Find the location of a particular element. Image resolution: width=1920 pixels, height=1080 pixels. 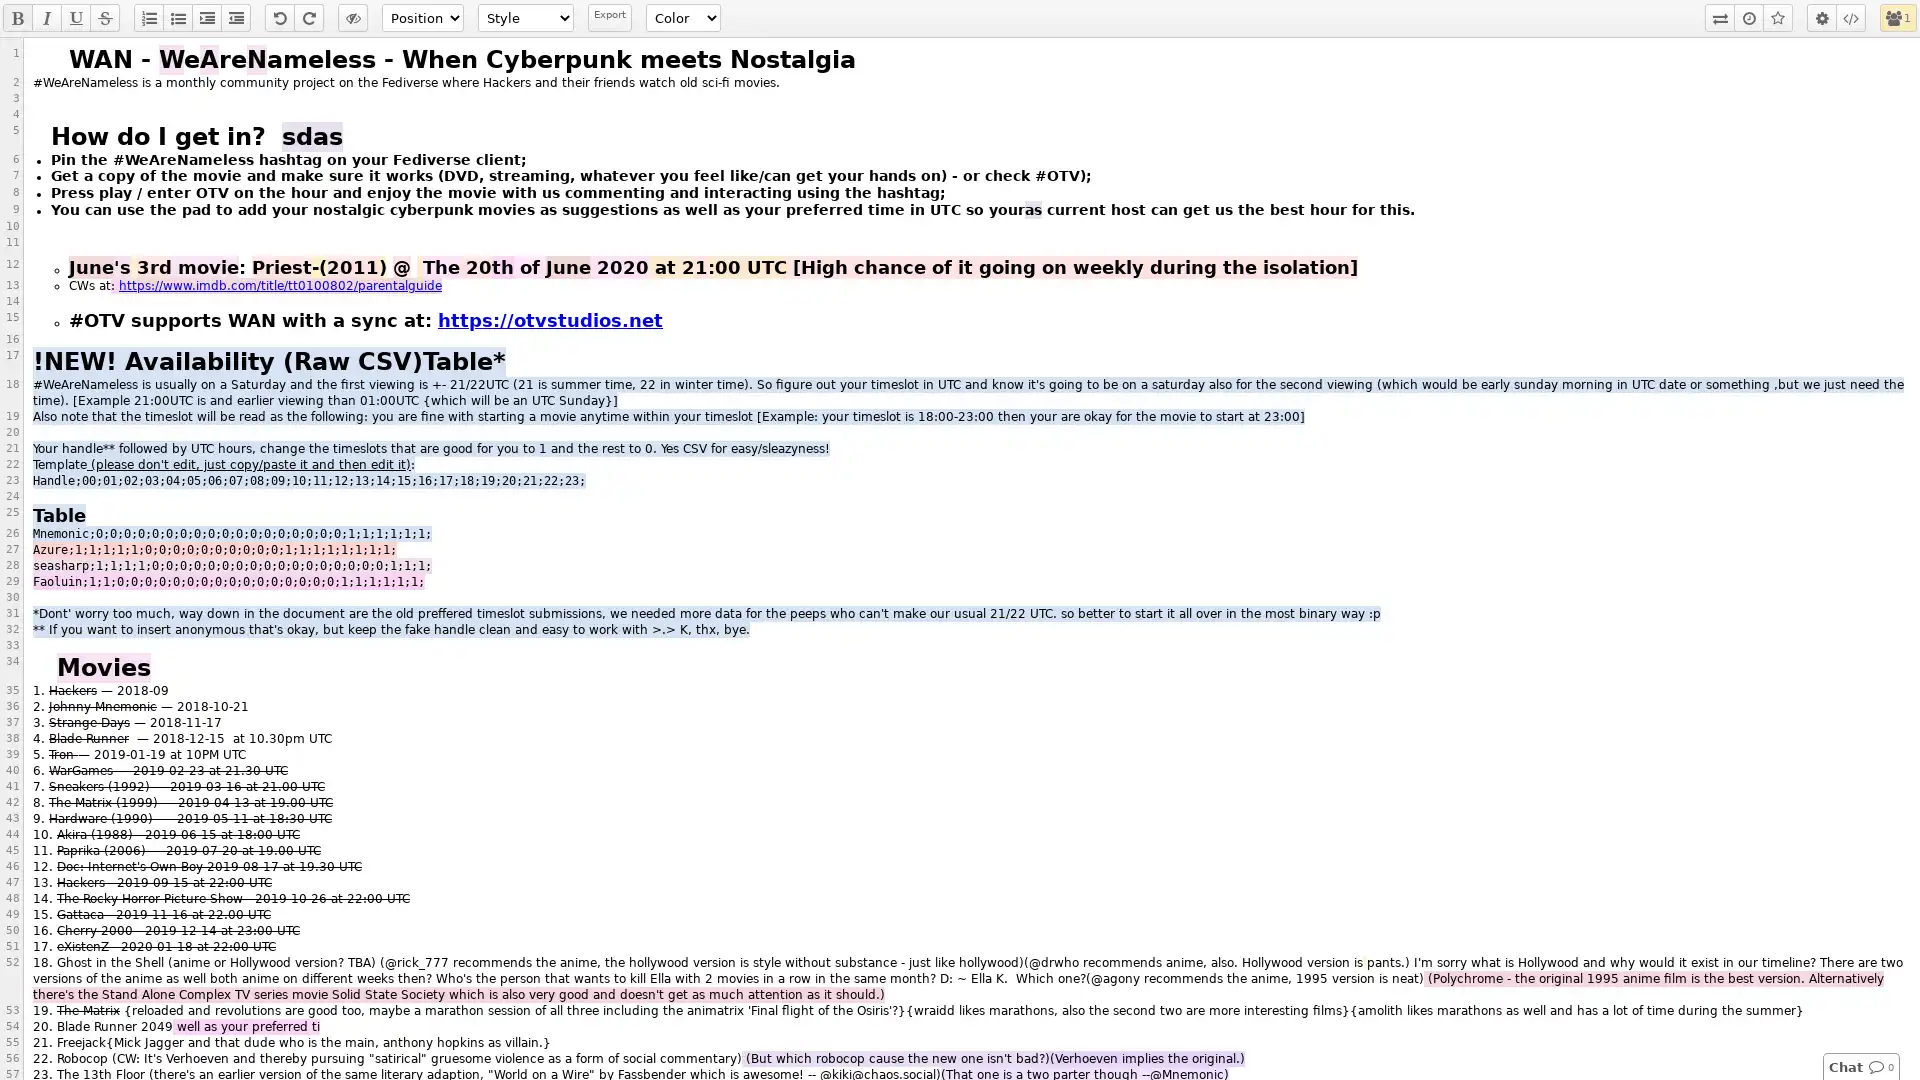

Outdent (Shift+Tab) is located at coordinates (235, 18).